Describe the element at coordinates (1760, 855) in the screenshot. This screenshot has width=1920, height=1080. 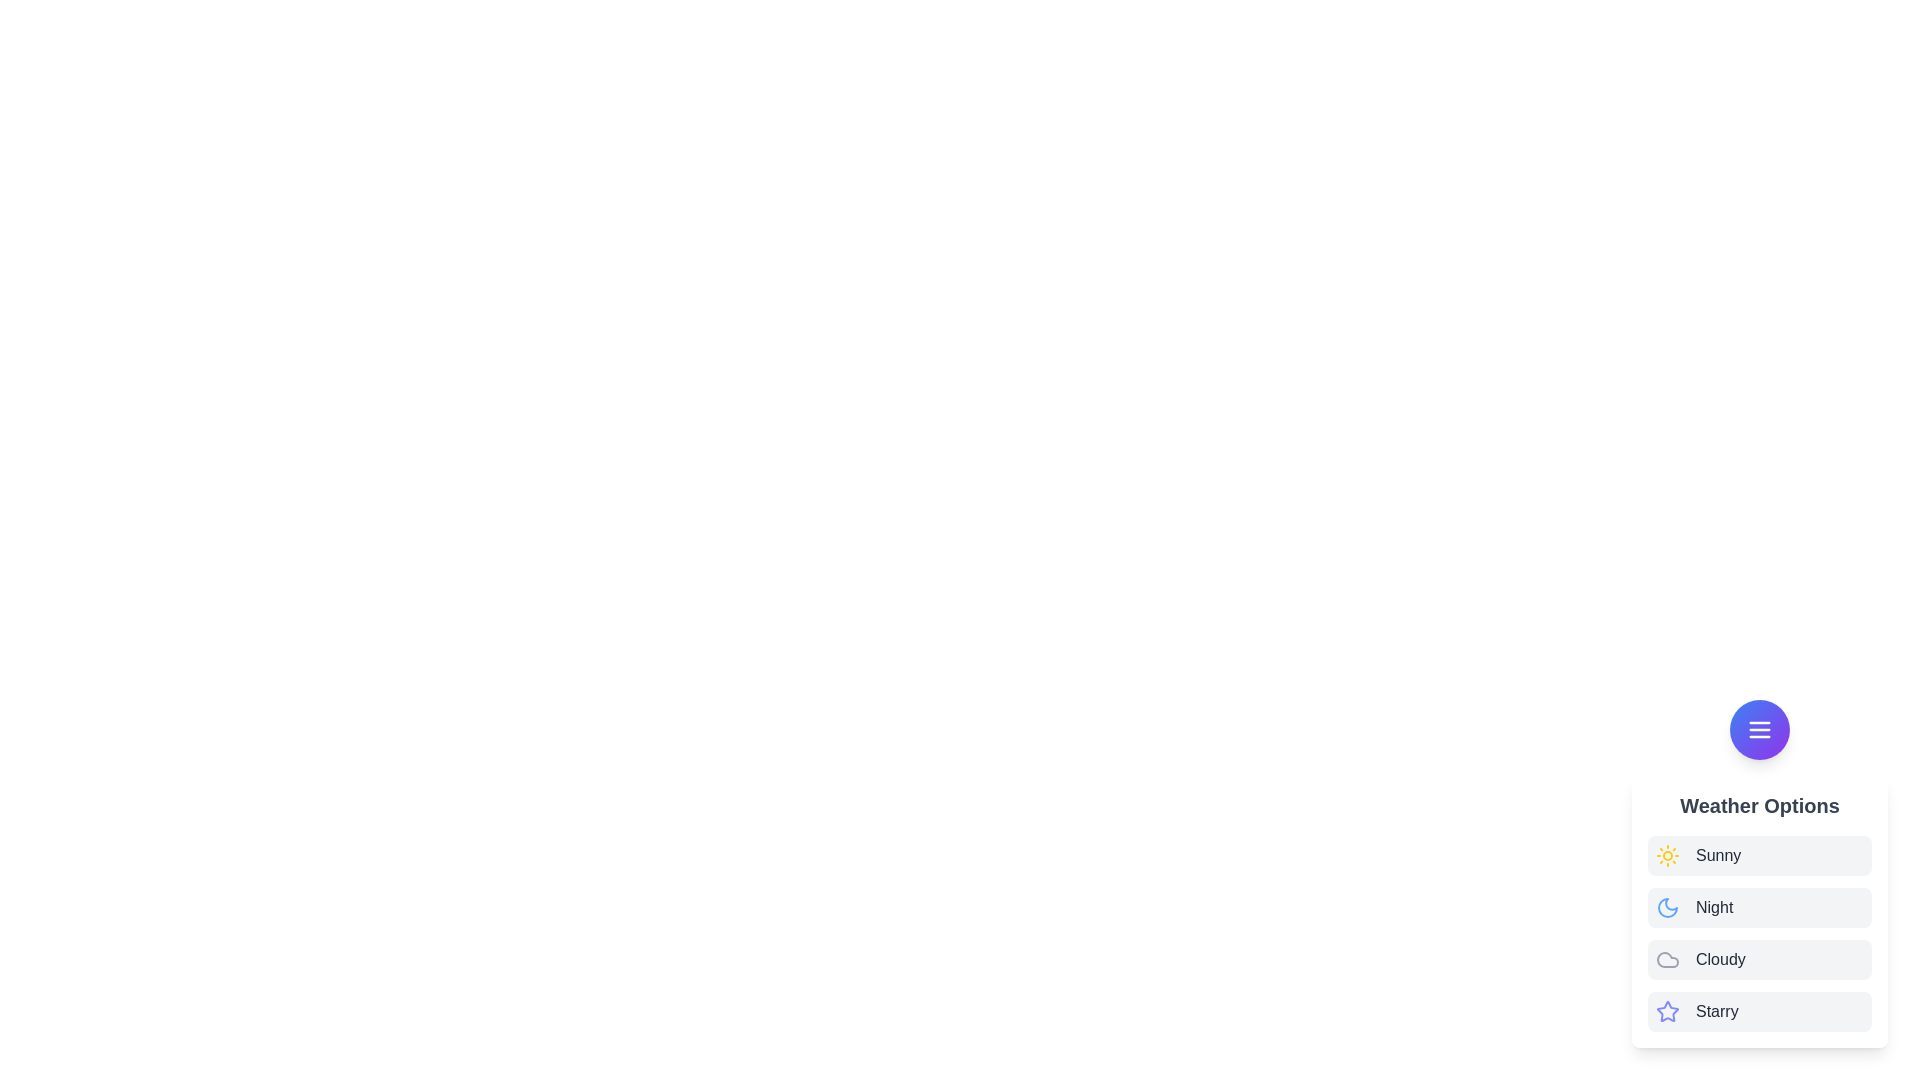
I see `the weather option Sunny from the list` at that location.